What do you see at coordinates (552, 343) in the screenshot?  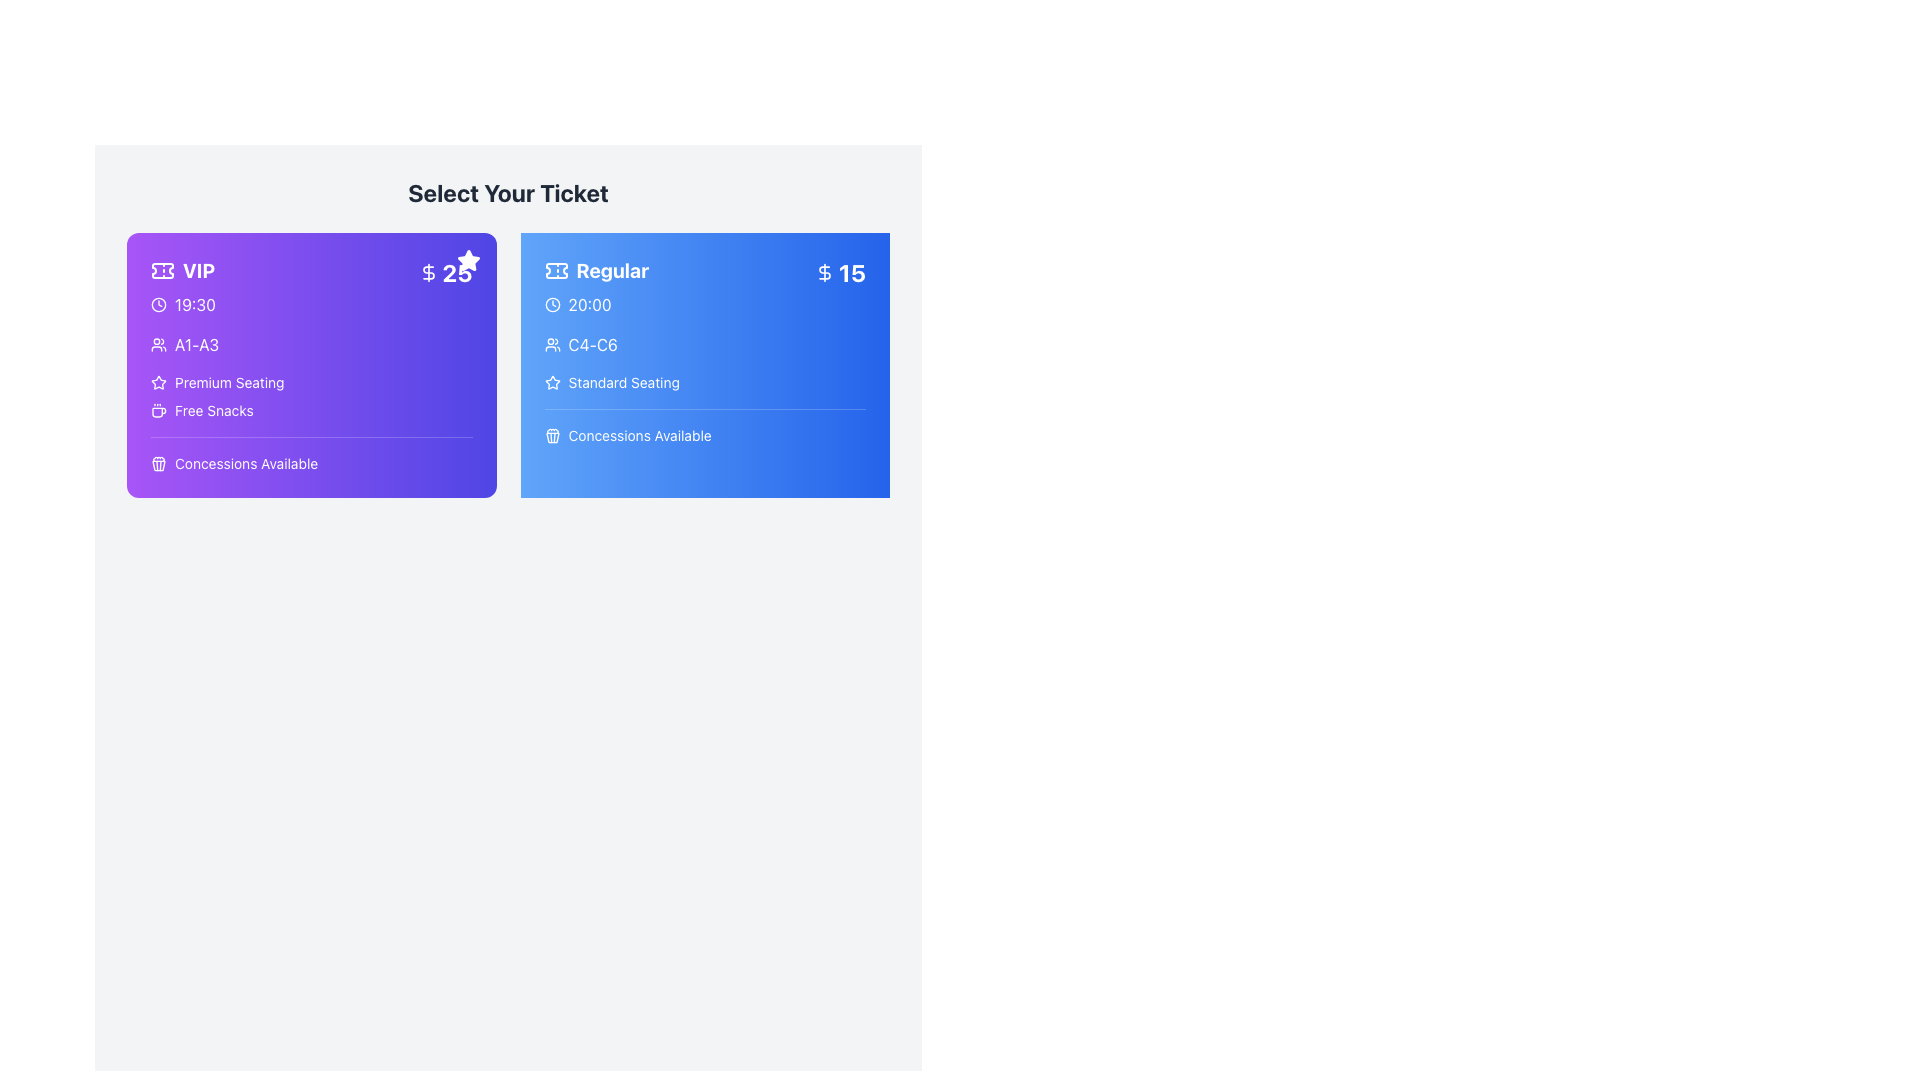 I see `the icon of two overlapping user figures located to the immediate left of the text 'C4-C6' in the 'Regular' ticket details card` at bounding box center [552, 343].